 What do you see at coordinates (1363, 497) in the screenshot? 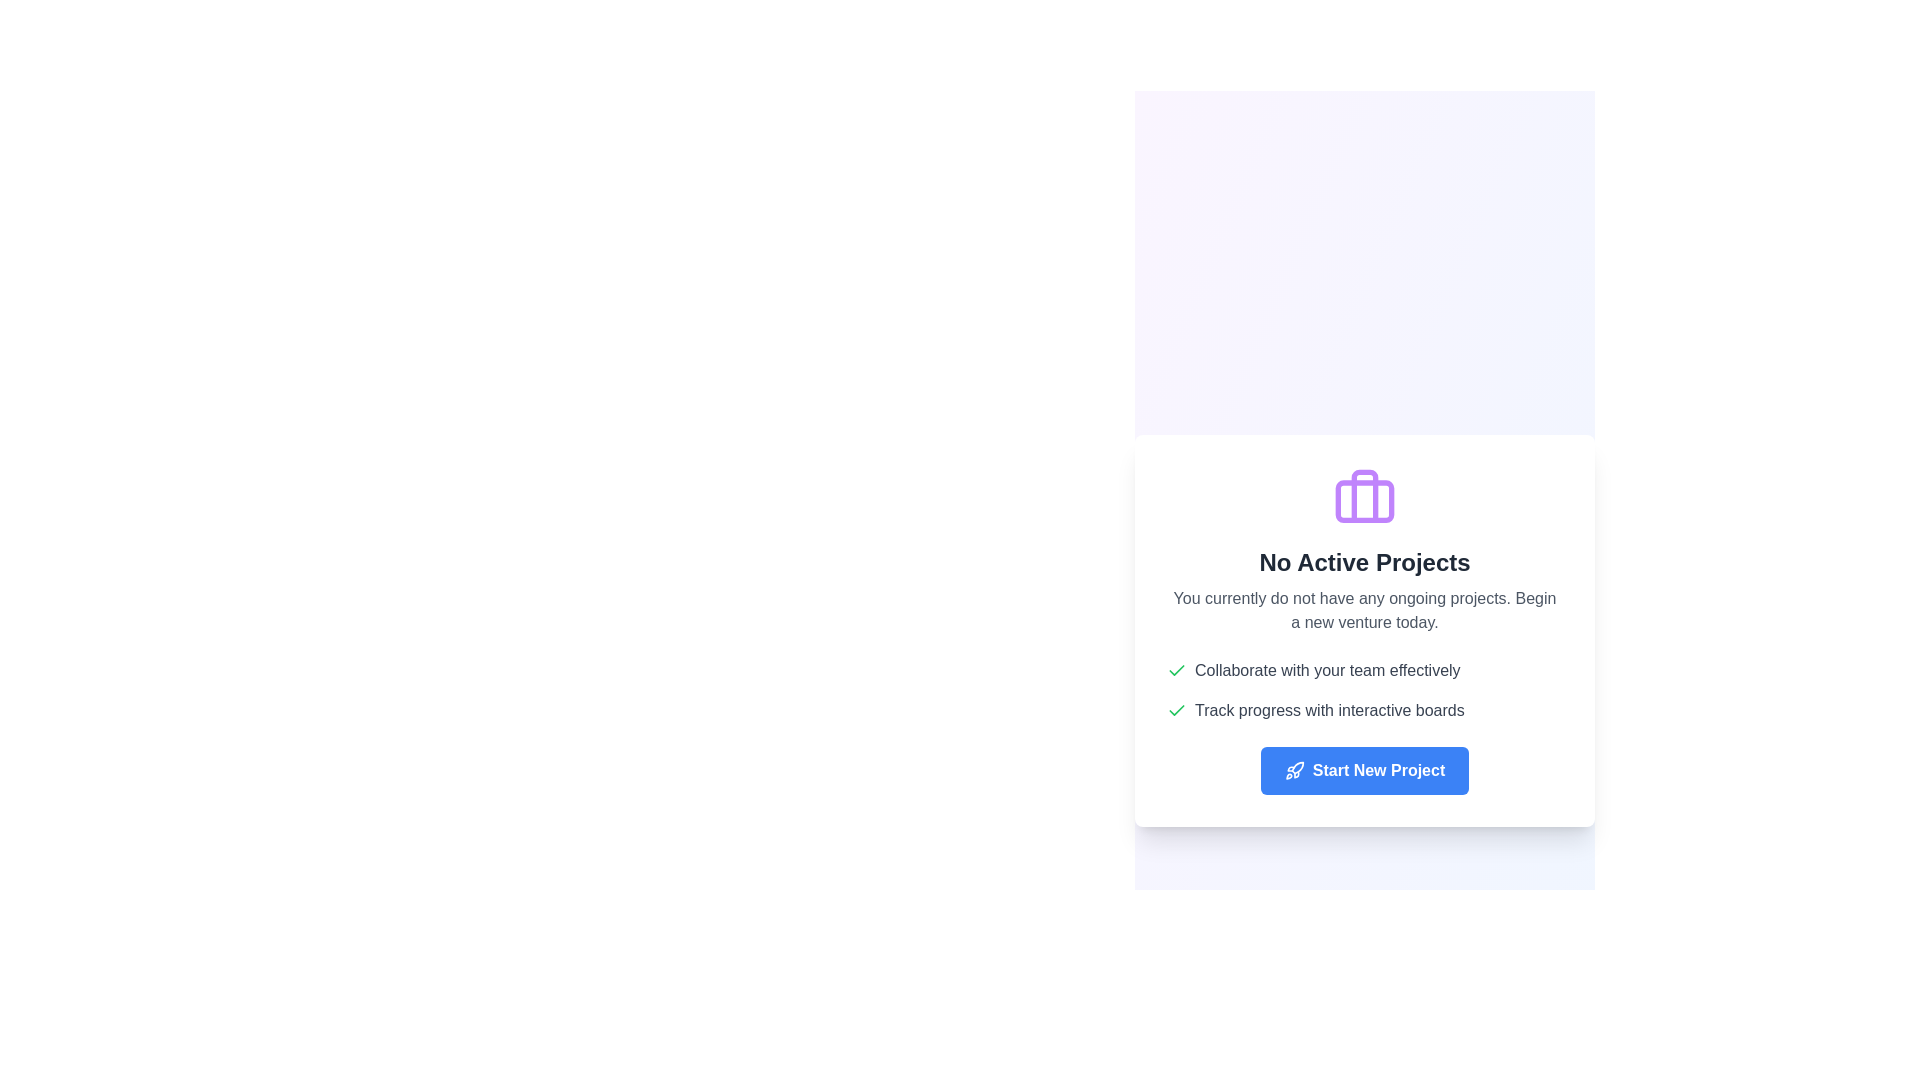
I see `the purple outlined briefcase icon located in the upper section of the white card that contains the heading 'No Active Projects'` at bounding box center [1363, 497].